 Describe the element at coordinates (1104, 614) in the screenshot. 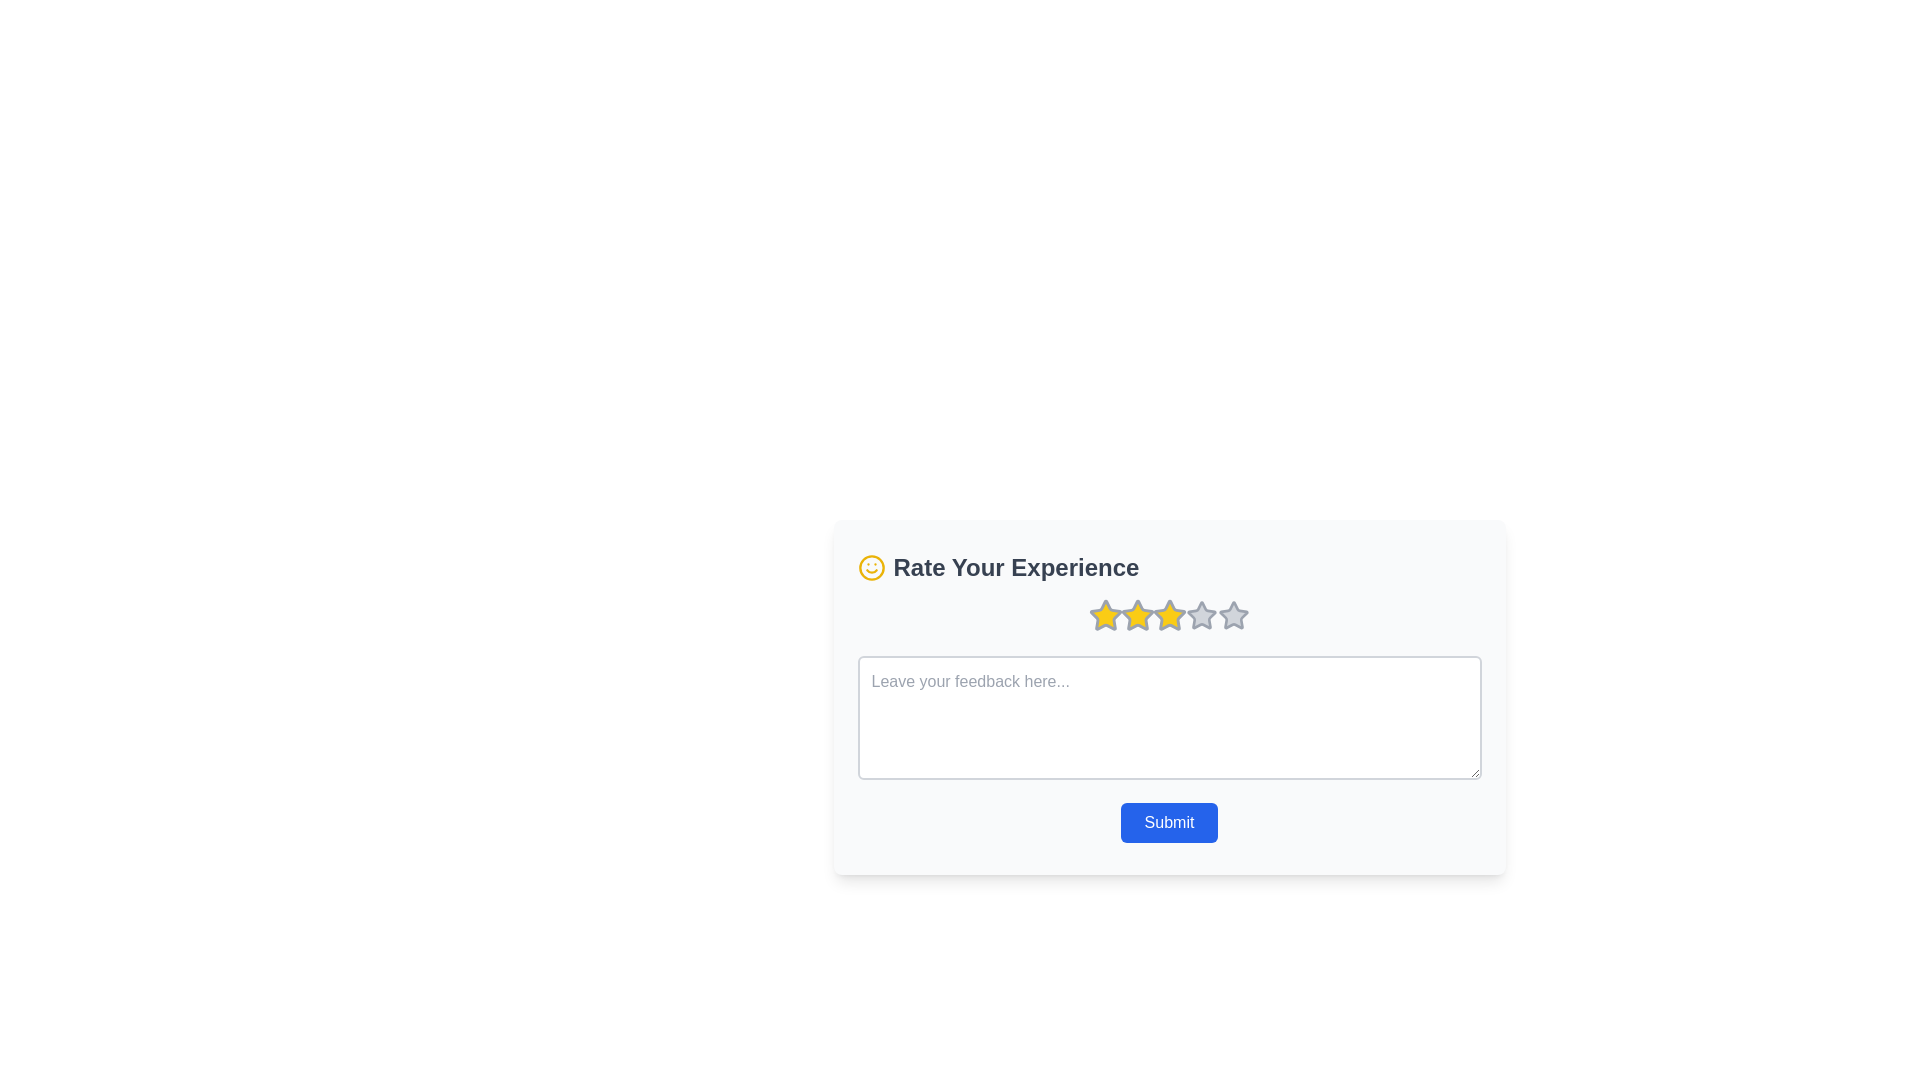

I see `the active yellow star icon representing a rating of 1 located beneath the 'Rate Your Experience' text` at that location.